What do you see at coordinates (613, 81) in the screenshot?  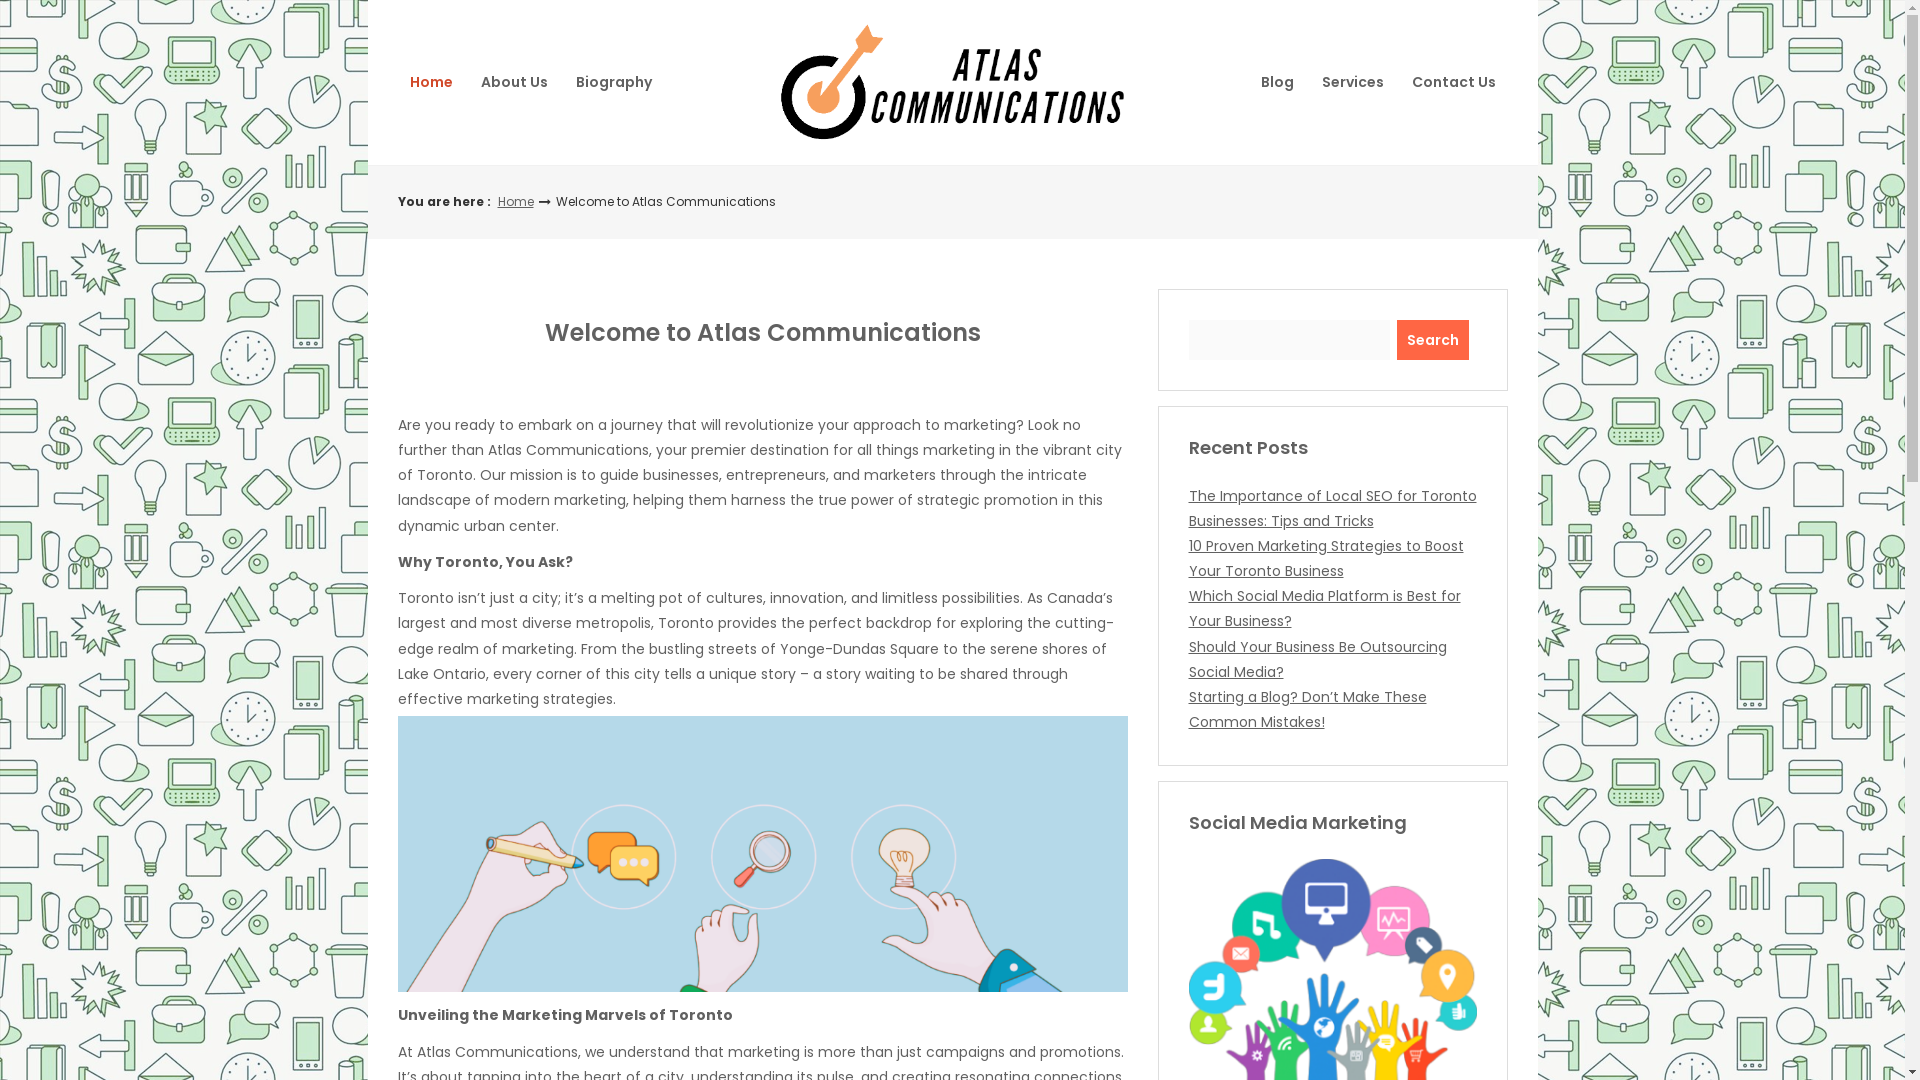 I see `'Biography'` at bounding box center [613, 81].